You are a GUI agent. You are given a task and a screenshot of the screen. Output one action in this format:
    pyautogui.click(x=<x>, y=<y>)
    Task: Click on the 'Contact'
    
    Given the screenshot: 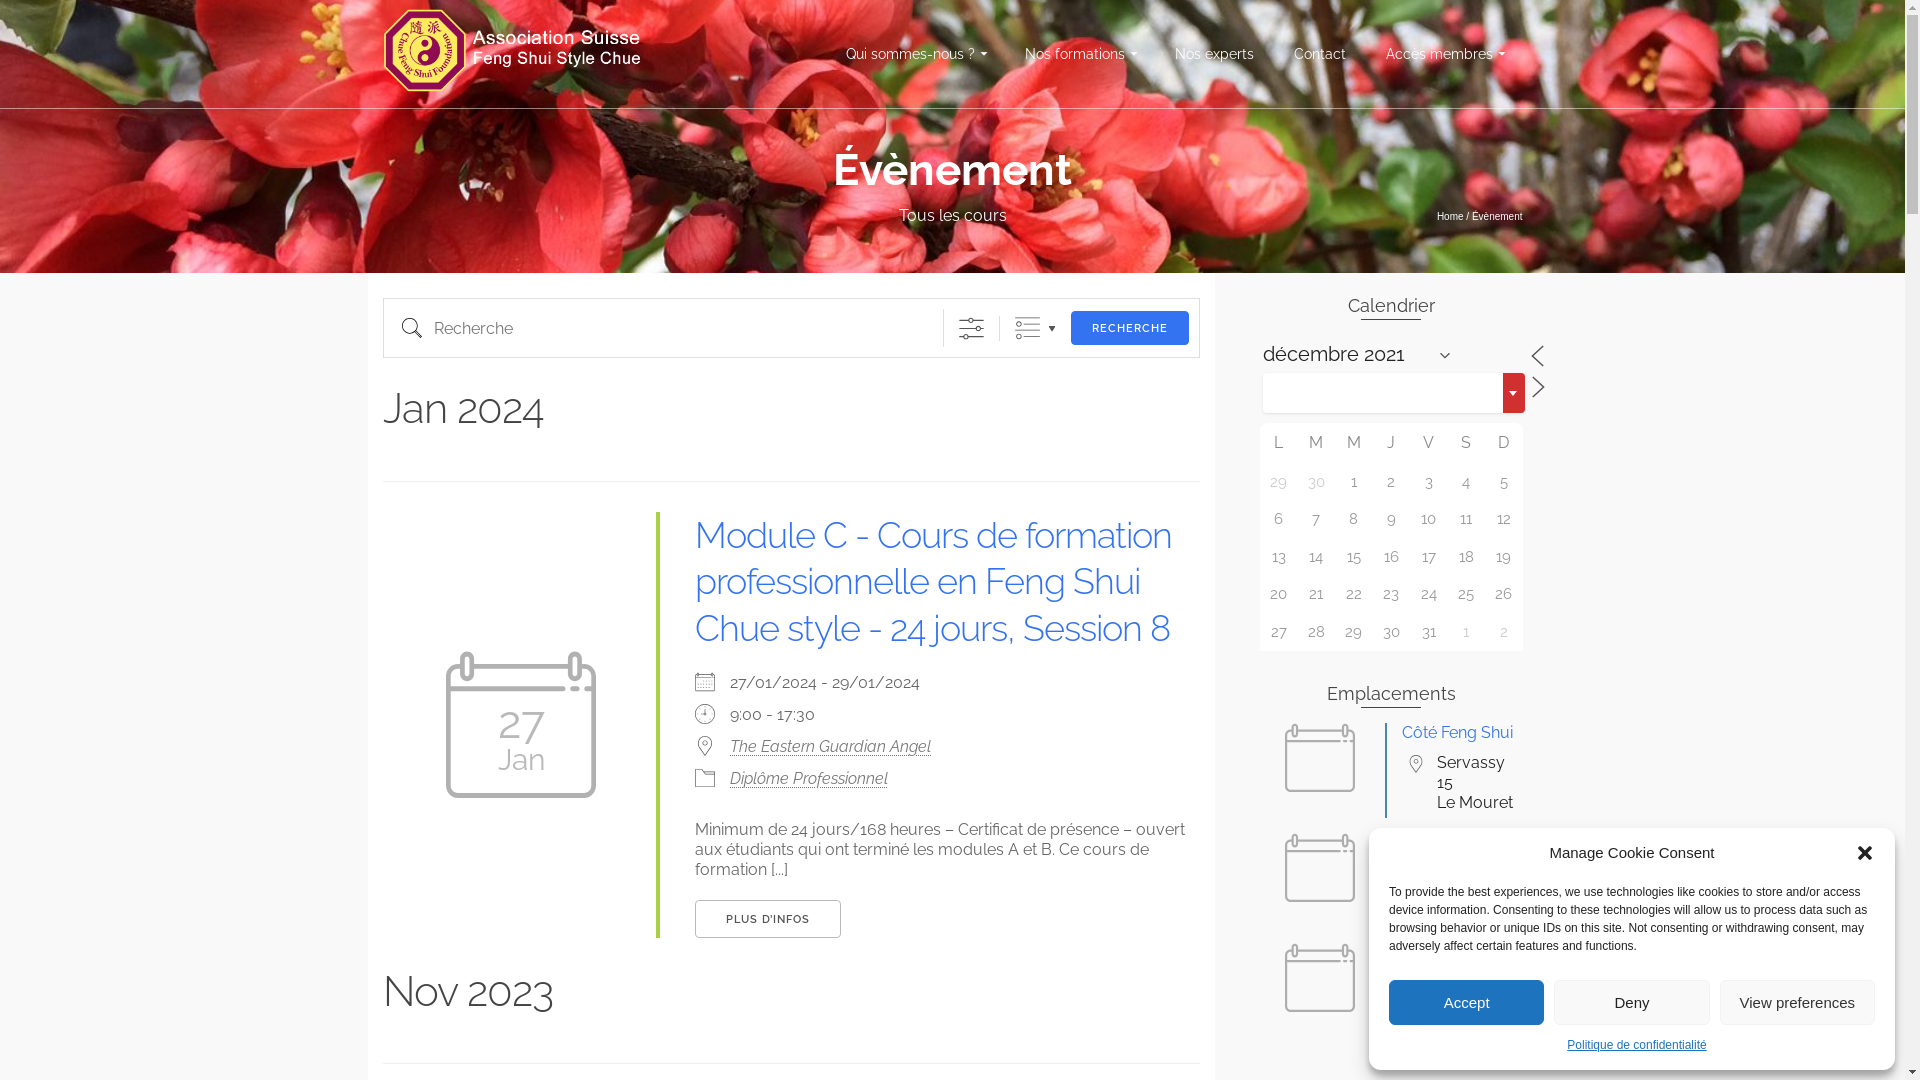 What is the action you would take?
    pyautogui.click(x=1320, y=53)
    